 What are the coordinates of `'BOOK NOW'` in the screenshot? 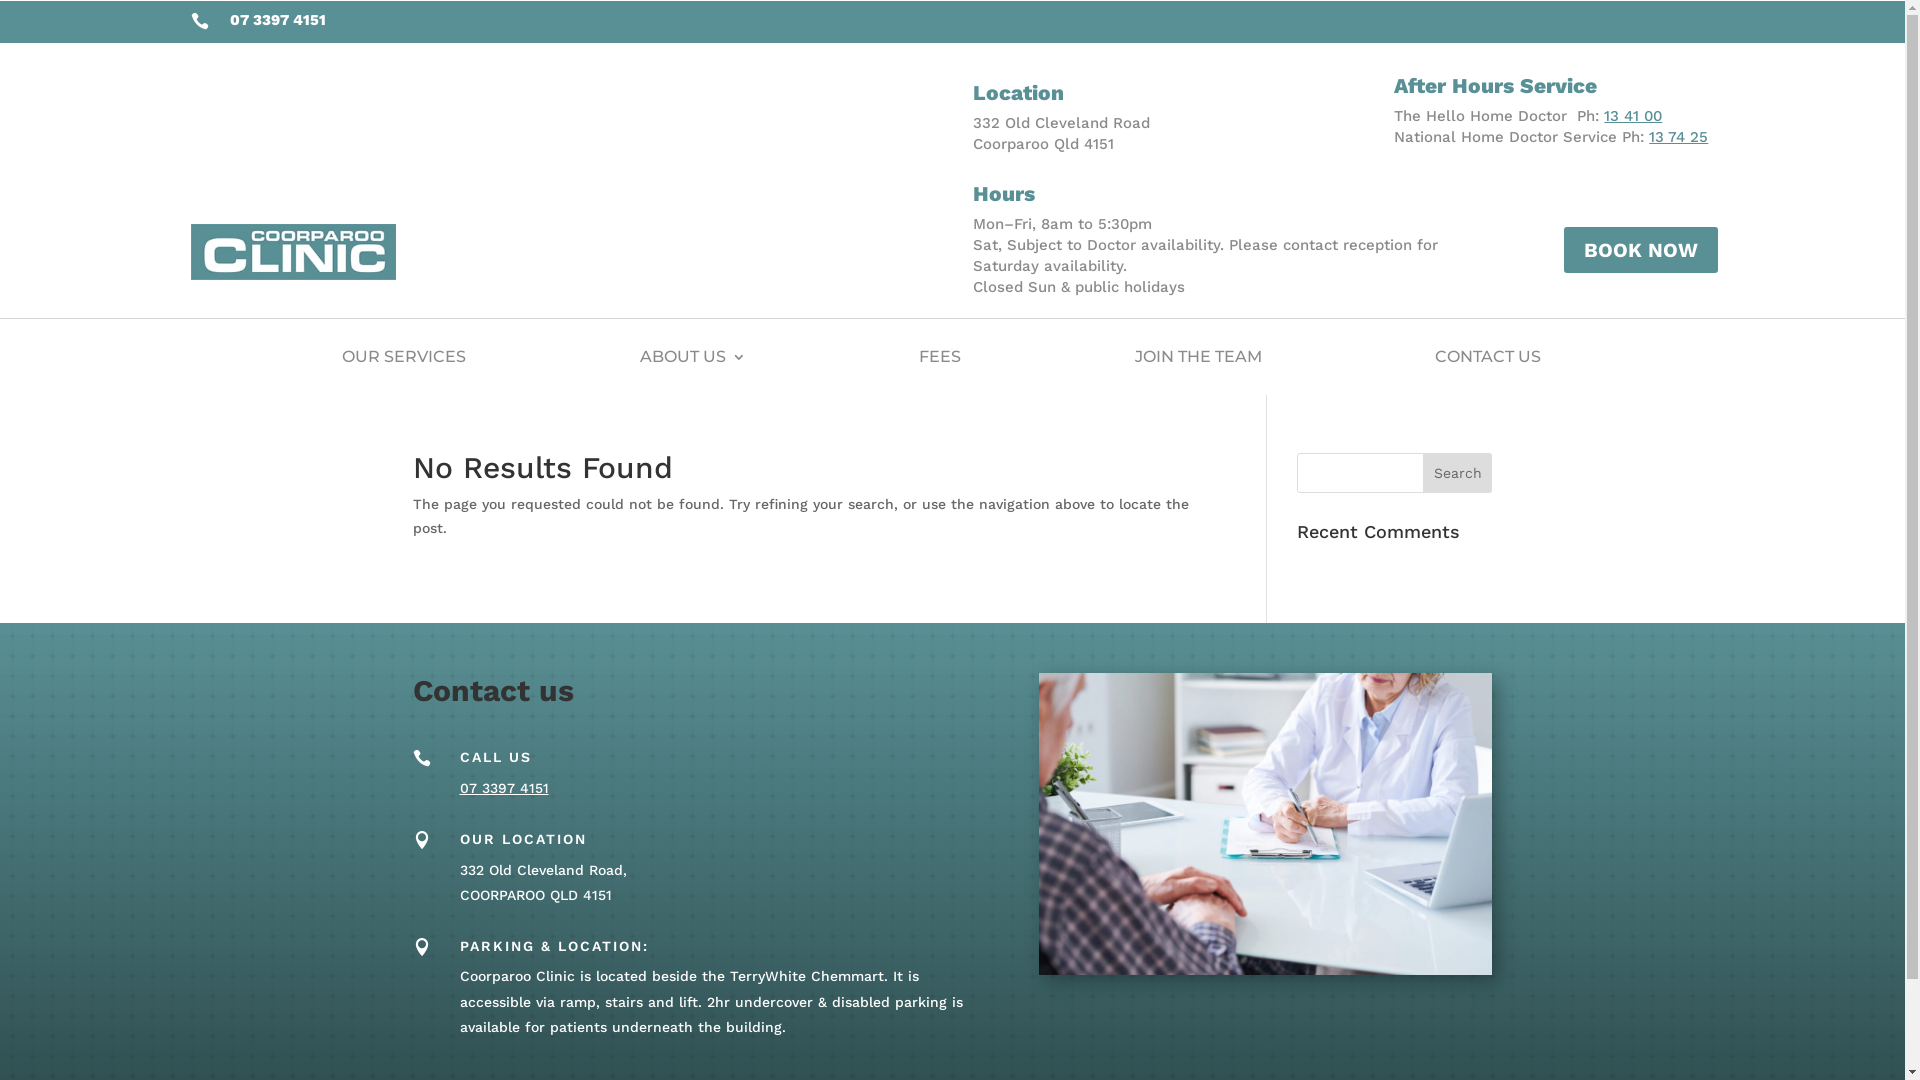 It's located at (1641, 249).